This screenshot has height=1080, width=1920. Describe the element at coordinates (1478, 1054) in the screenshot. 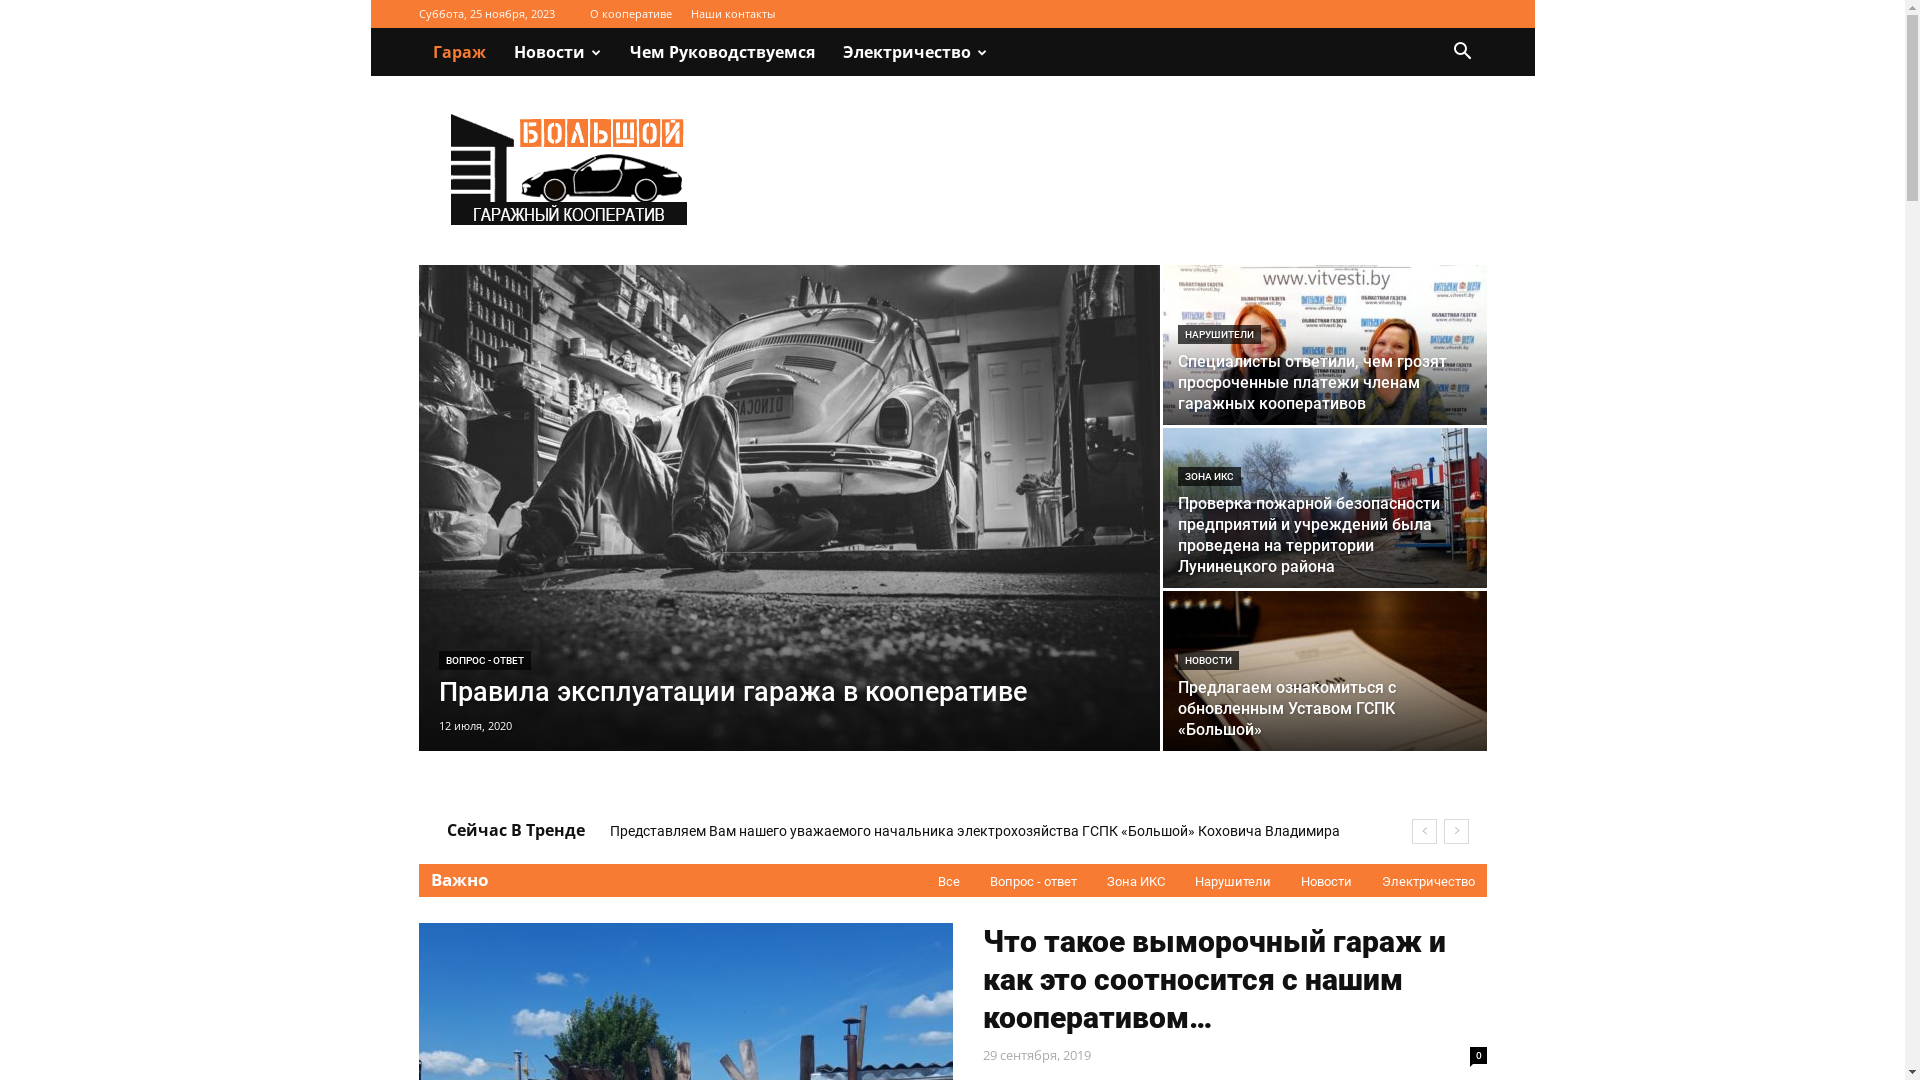

I see `'0'` at that location.